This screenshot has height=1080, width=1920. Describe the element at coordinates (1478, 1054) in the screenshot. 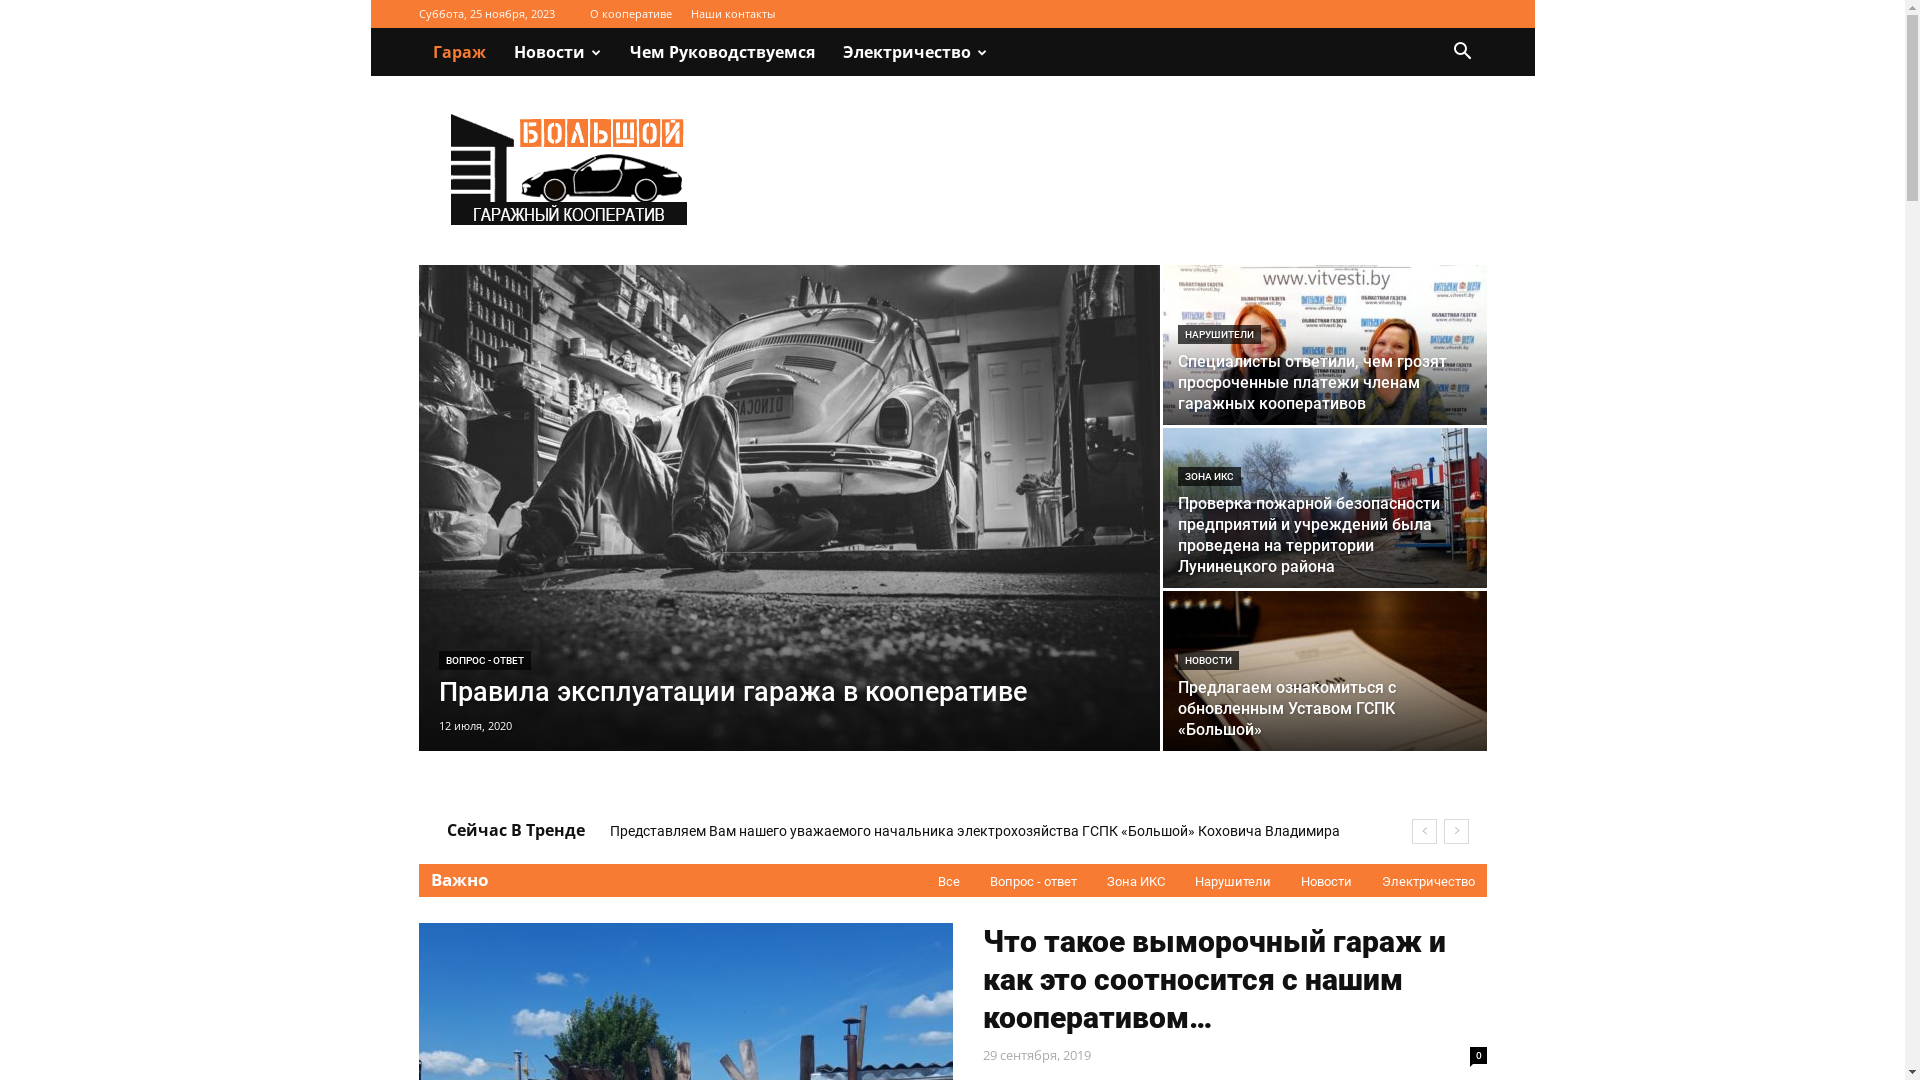

I see `'0'` at that location.